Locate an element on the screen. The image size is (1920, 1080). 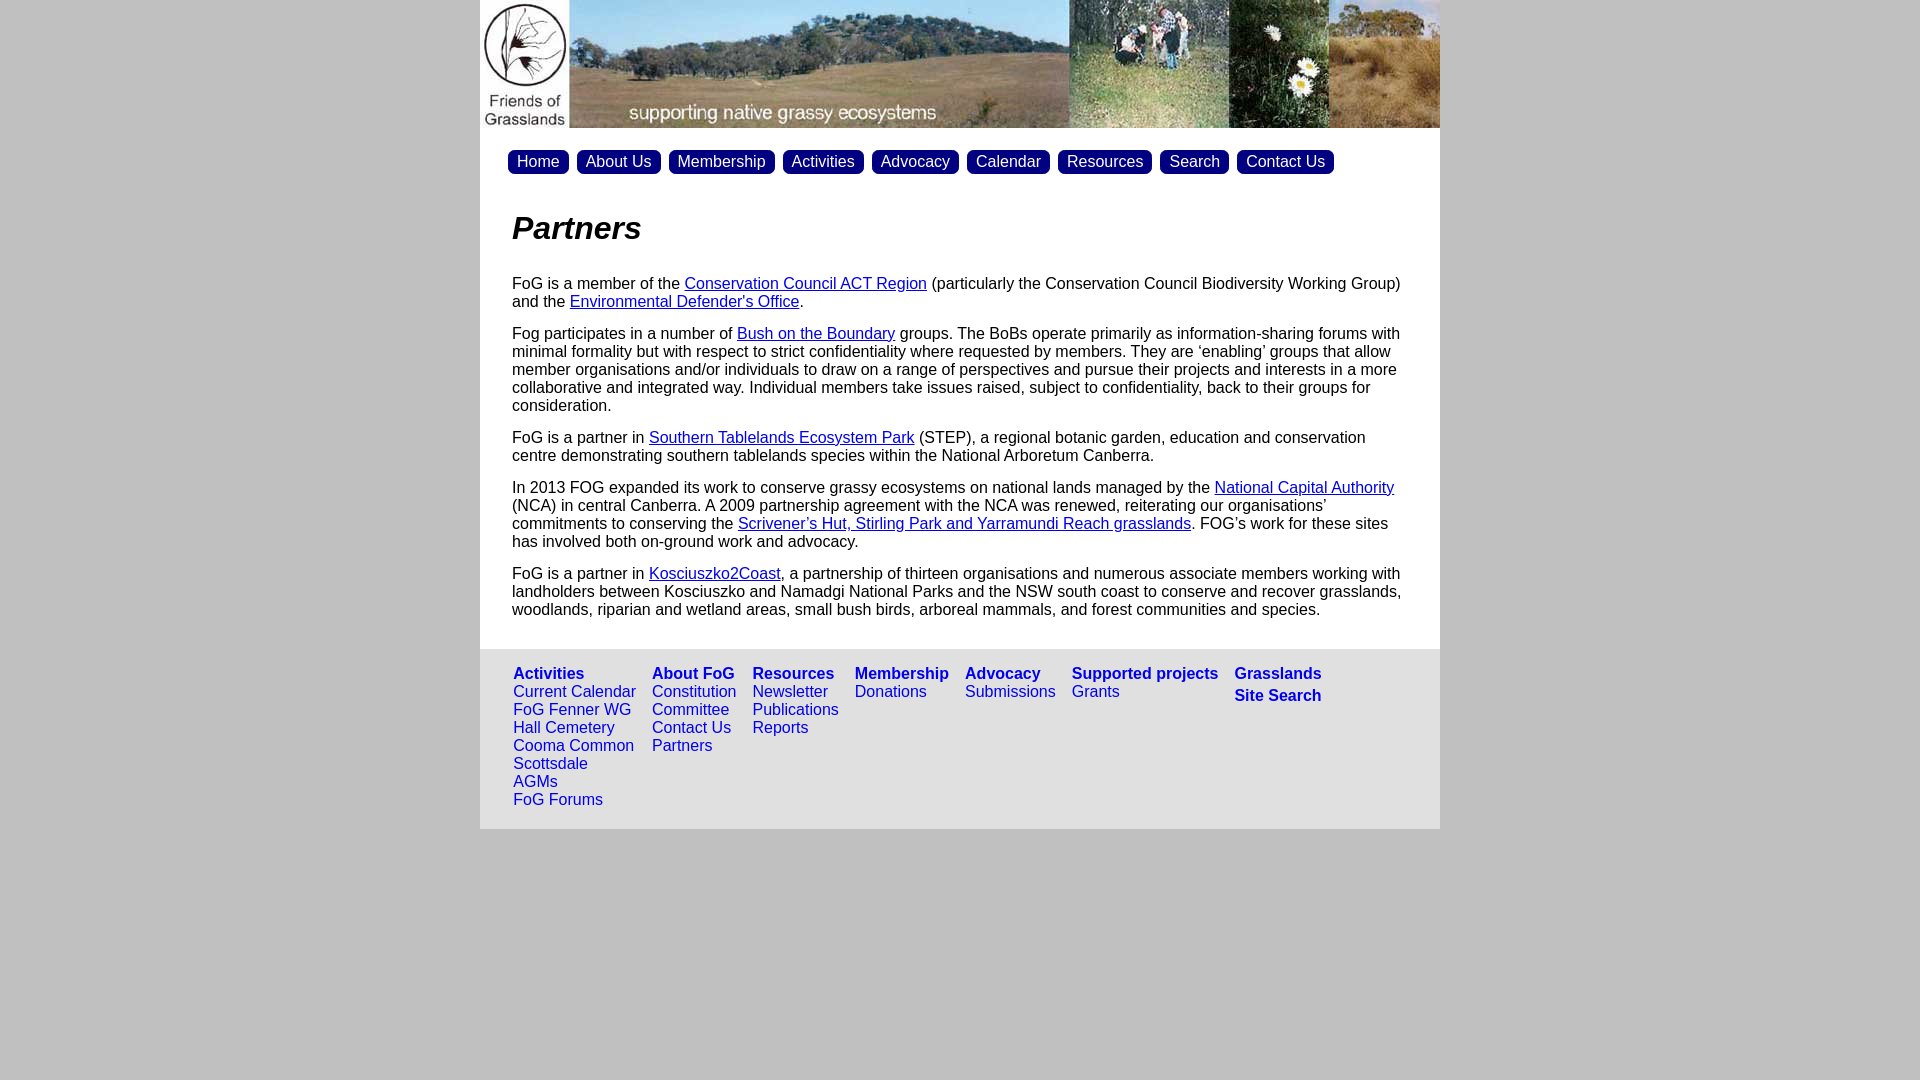
'Membership' is located at coordinates (720, 161).